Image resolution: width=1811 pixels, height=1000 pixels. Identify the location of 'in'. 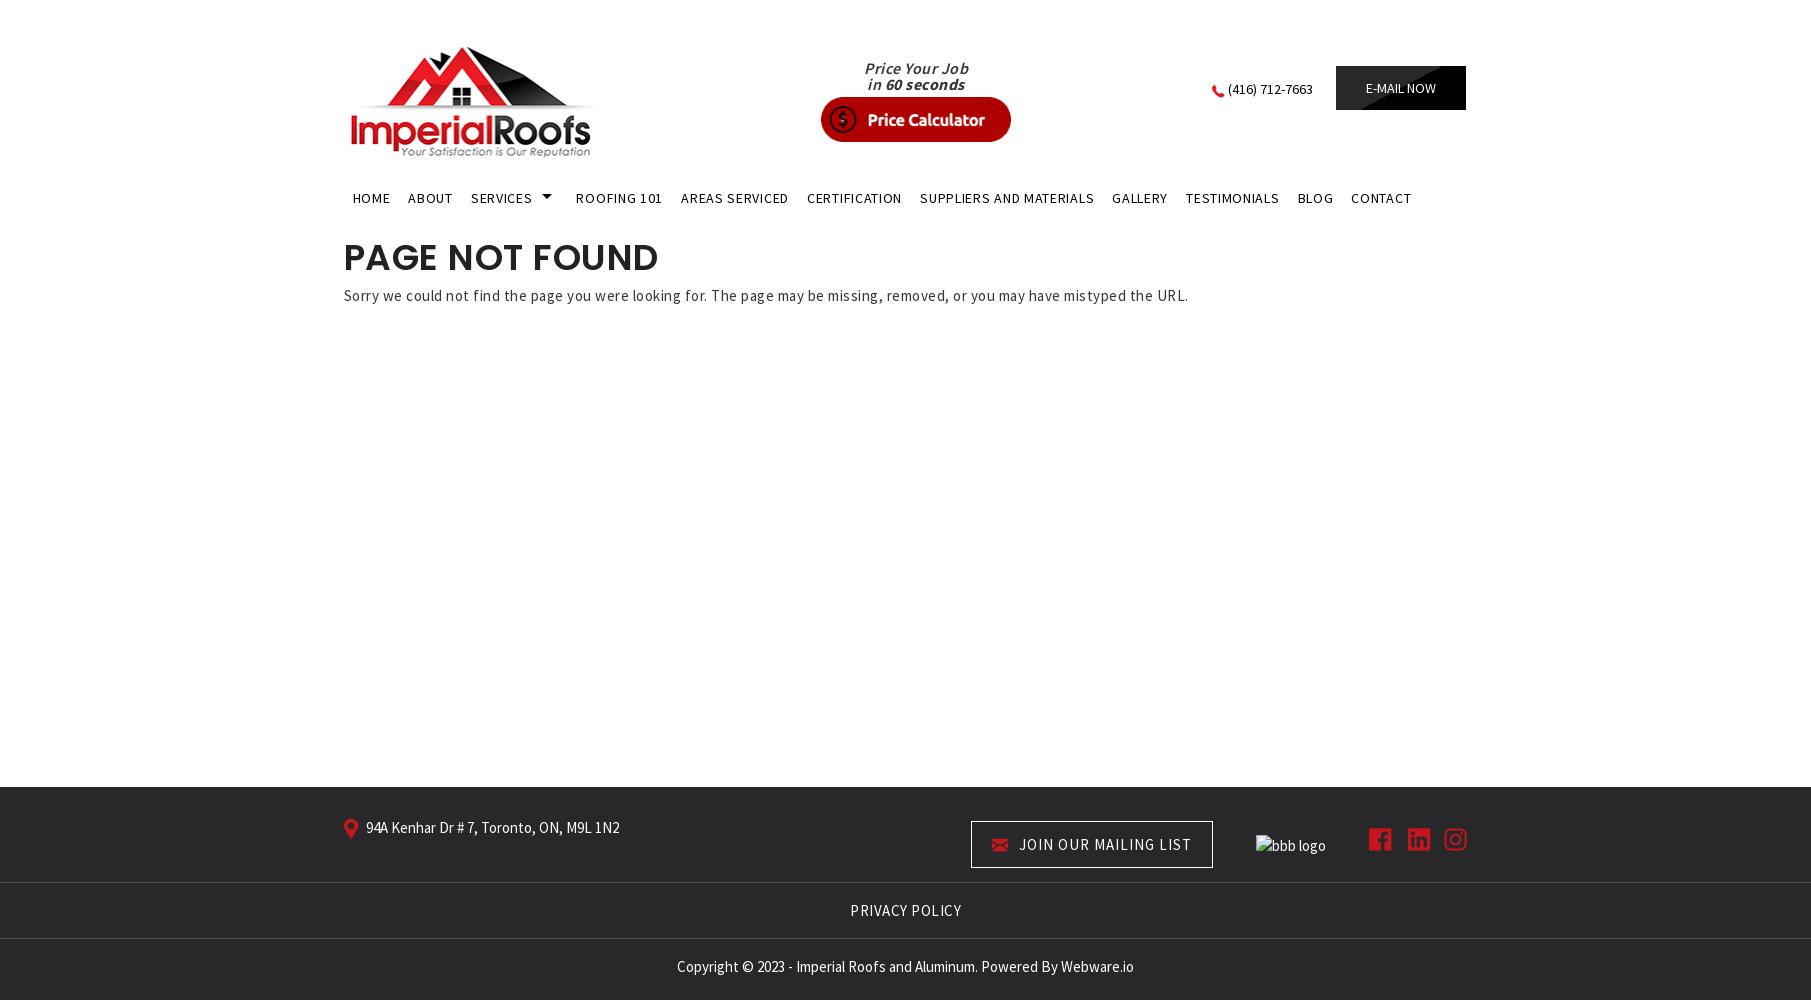
(866, 83).